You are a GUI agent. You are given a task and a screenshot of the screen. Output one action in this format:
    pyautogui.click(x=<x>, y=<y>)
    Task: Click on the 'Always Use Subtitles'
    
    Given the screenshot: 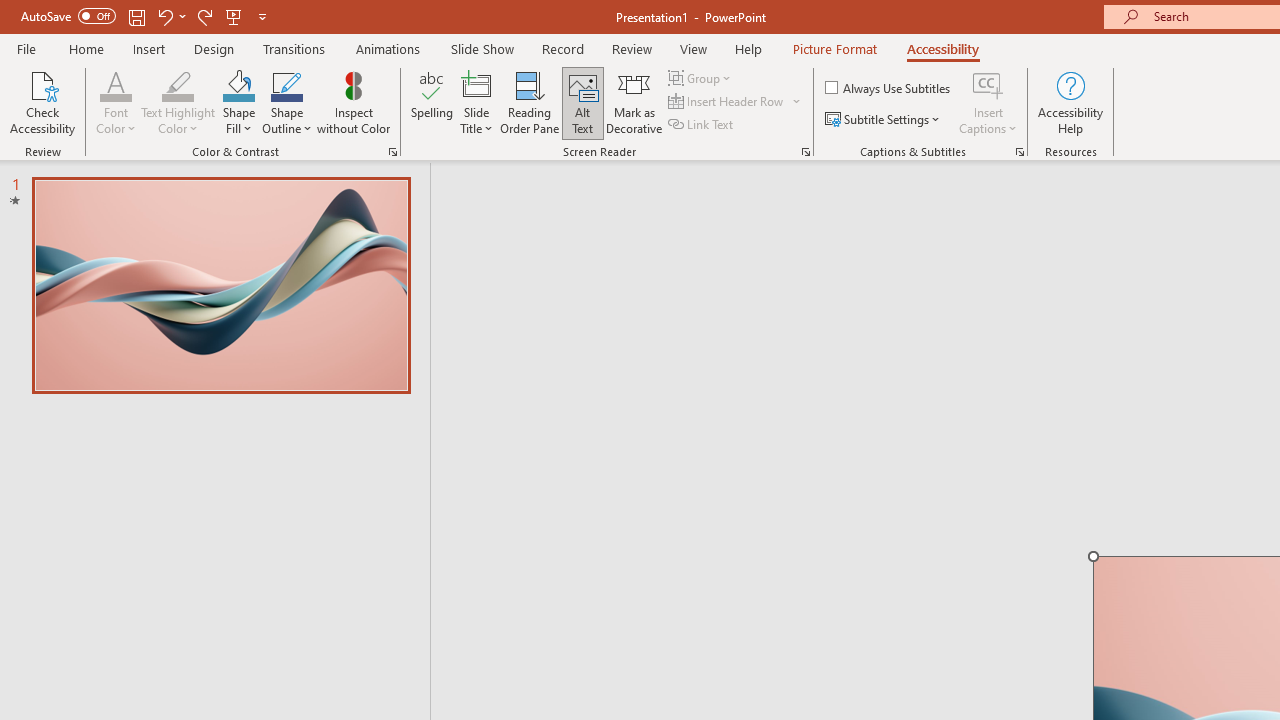 What is the action you would take?
    pyautogui.click(x=888, y=86)
    